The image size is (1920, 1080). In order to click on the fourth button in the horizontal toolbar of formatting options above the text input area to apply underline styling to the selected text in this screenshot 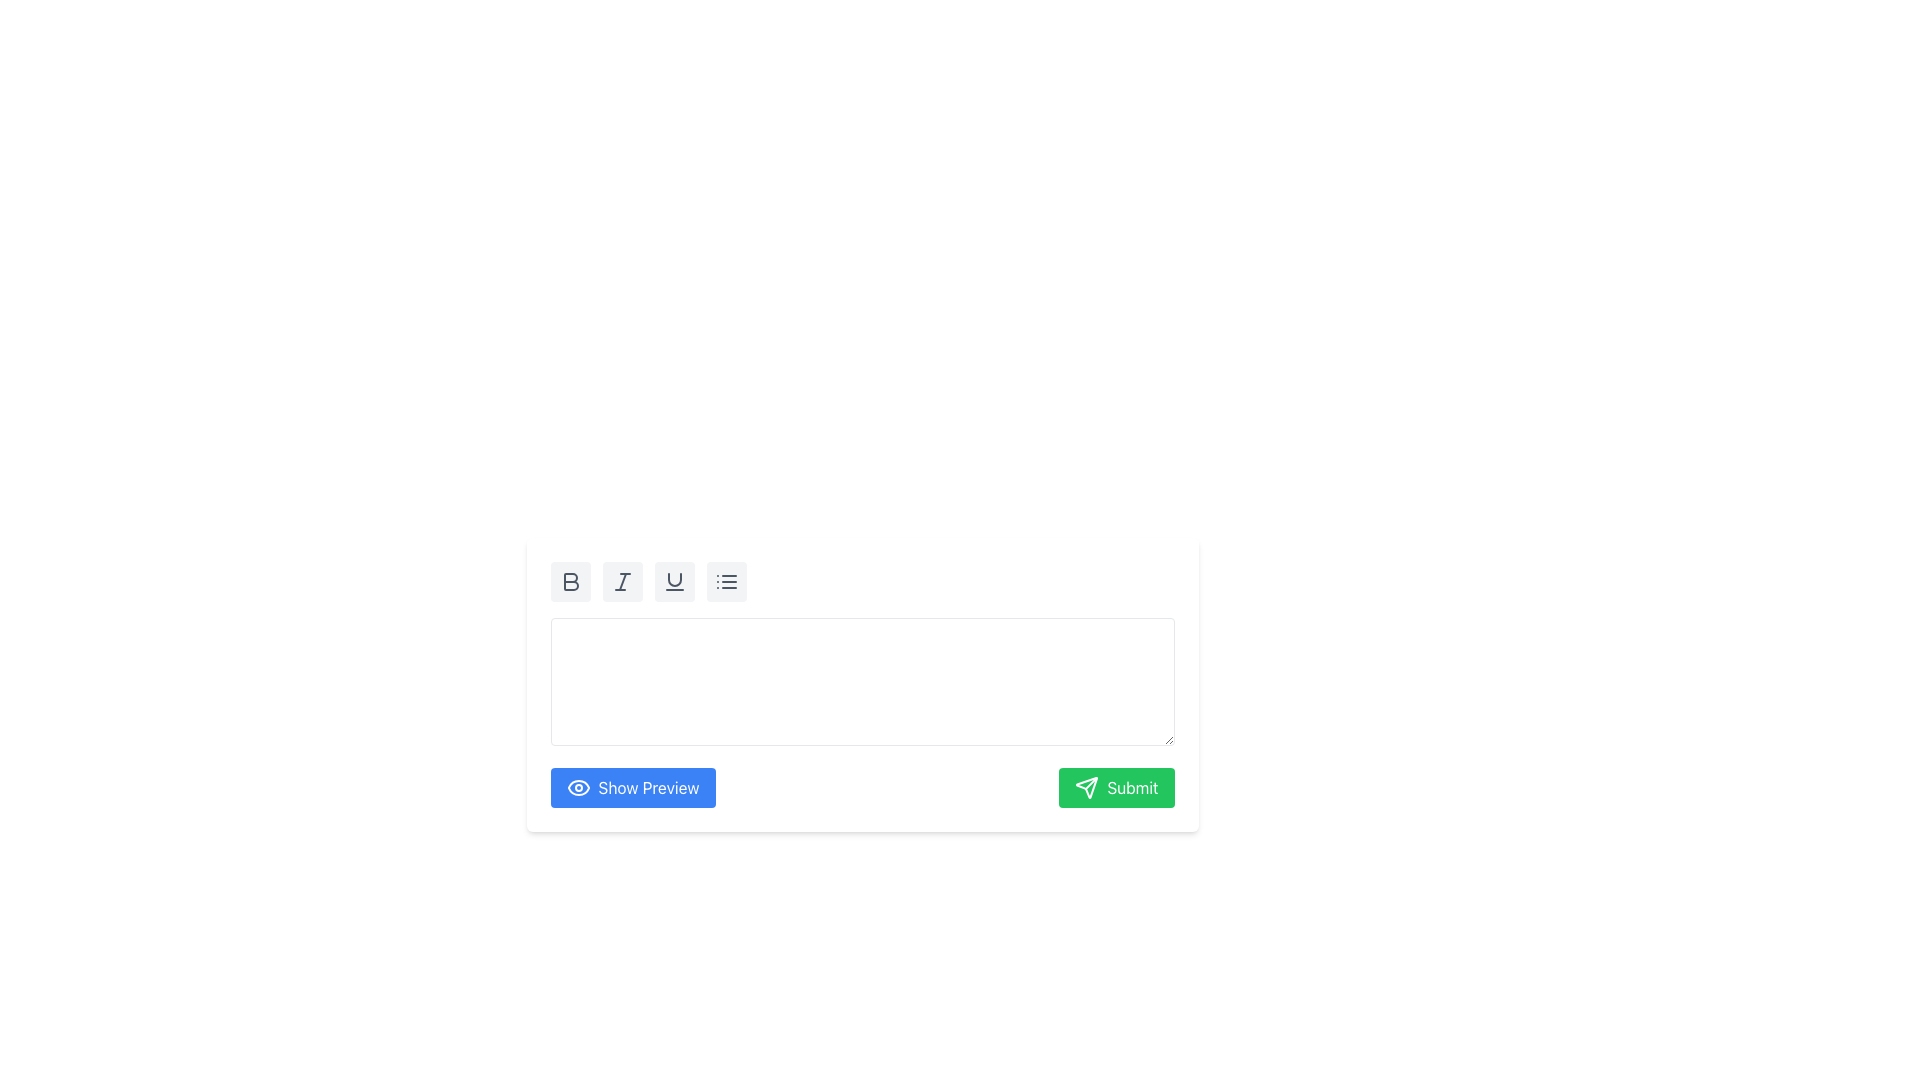, I will do `click(674, 582)`.